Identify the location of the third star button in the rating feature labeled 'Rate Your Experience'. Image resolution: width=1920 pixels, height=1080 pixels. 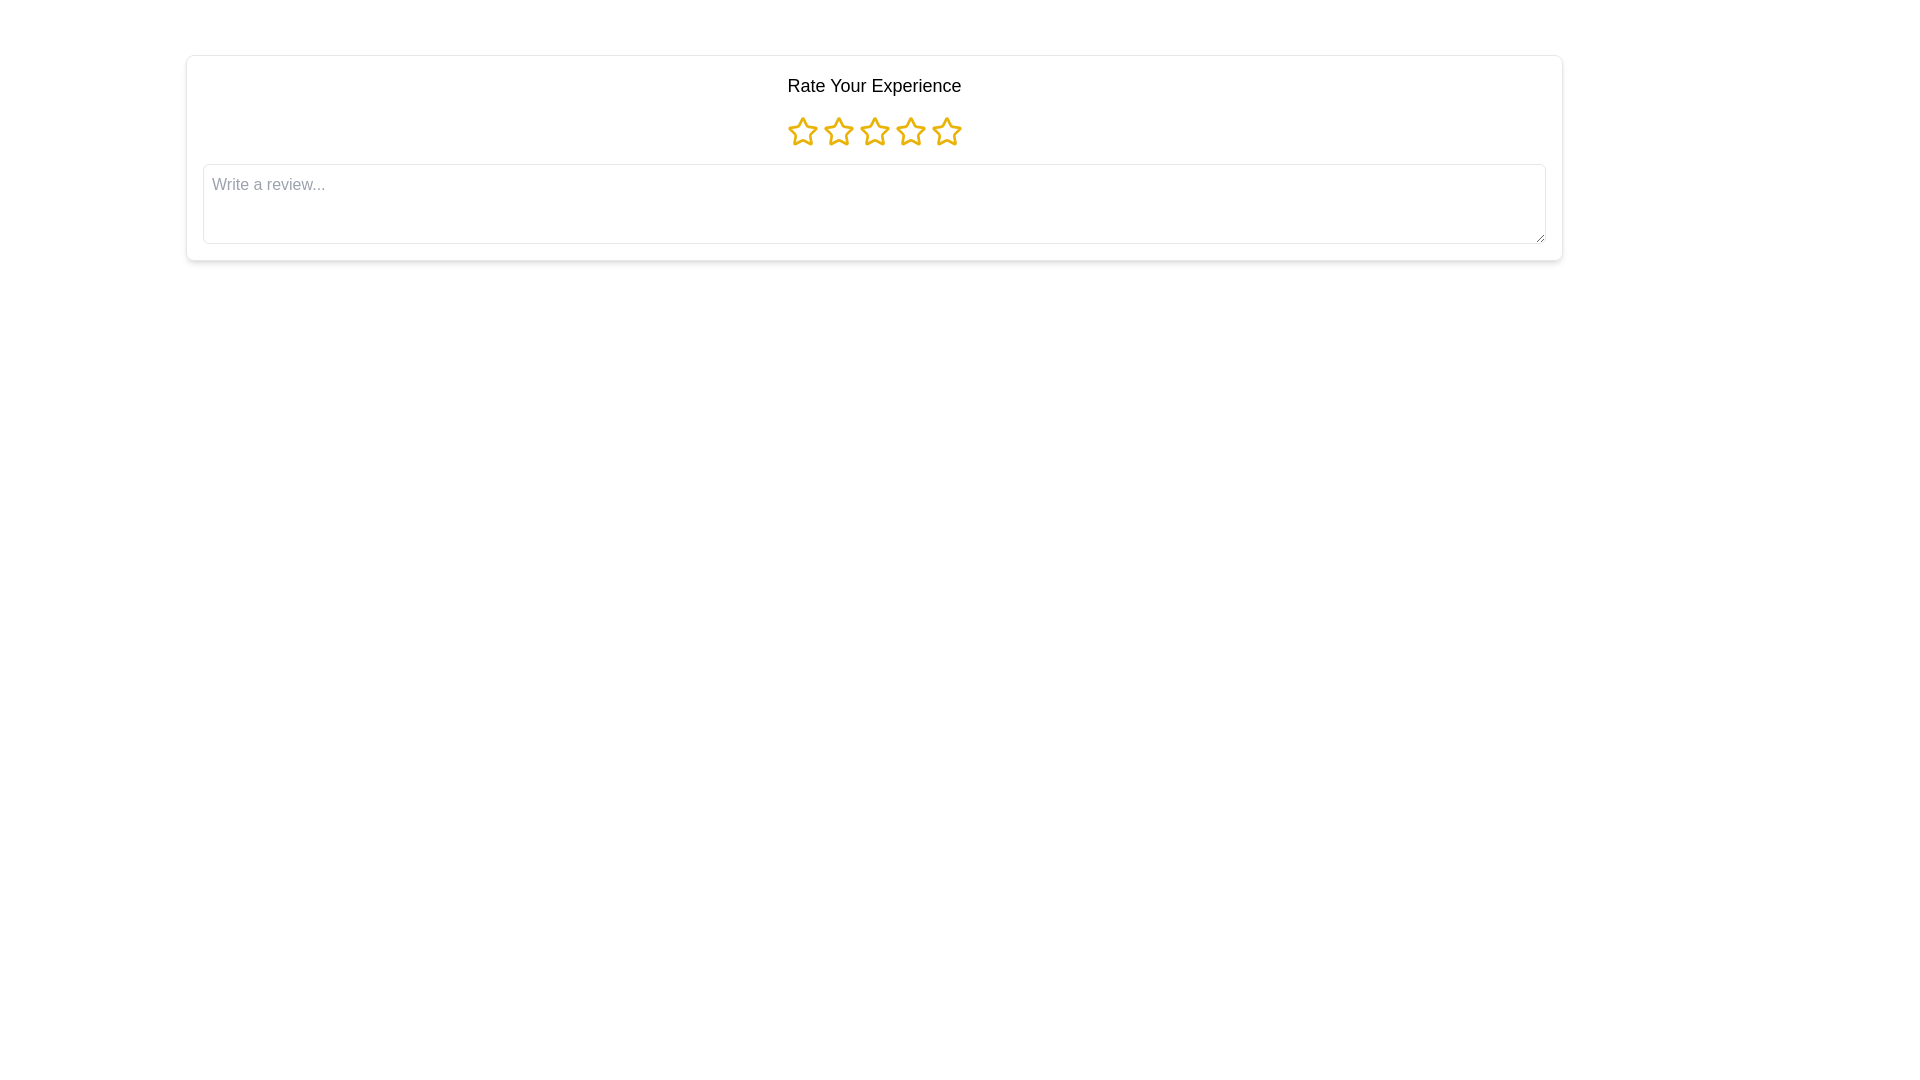
(874, 131).